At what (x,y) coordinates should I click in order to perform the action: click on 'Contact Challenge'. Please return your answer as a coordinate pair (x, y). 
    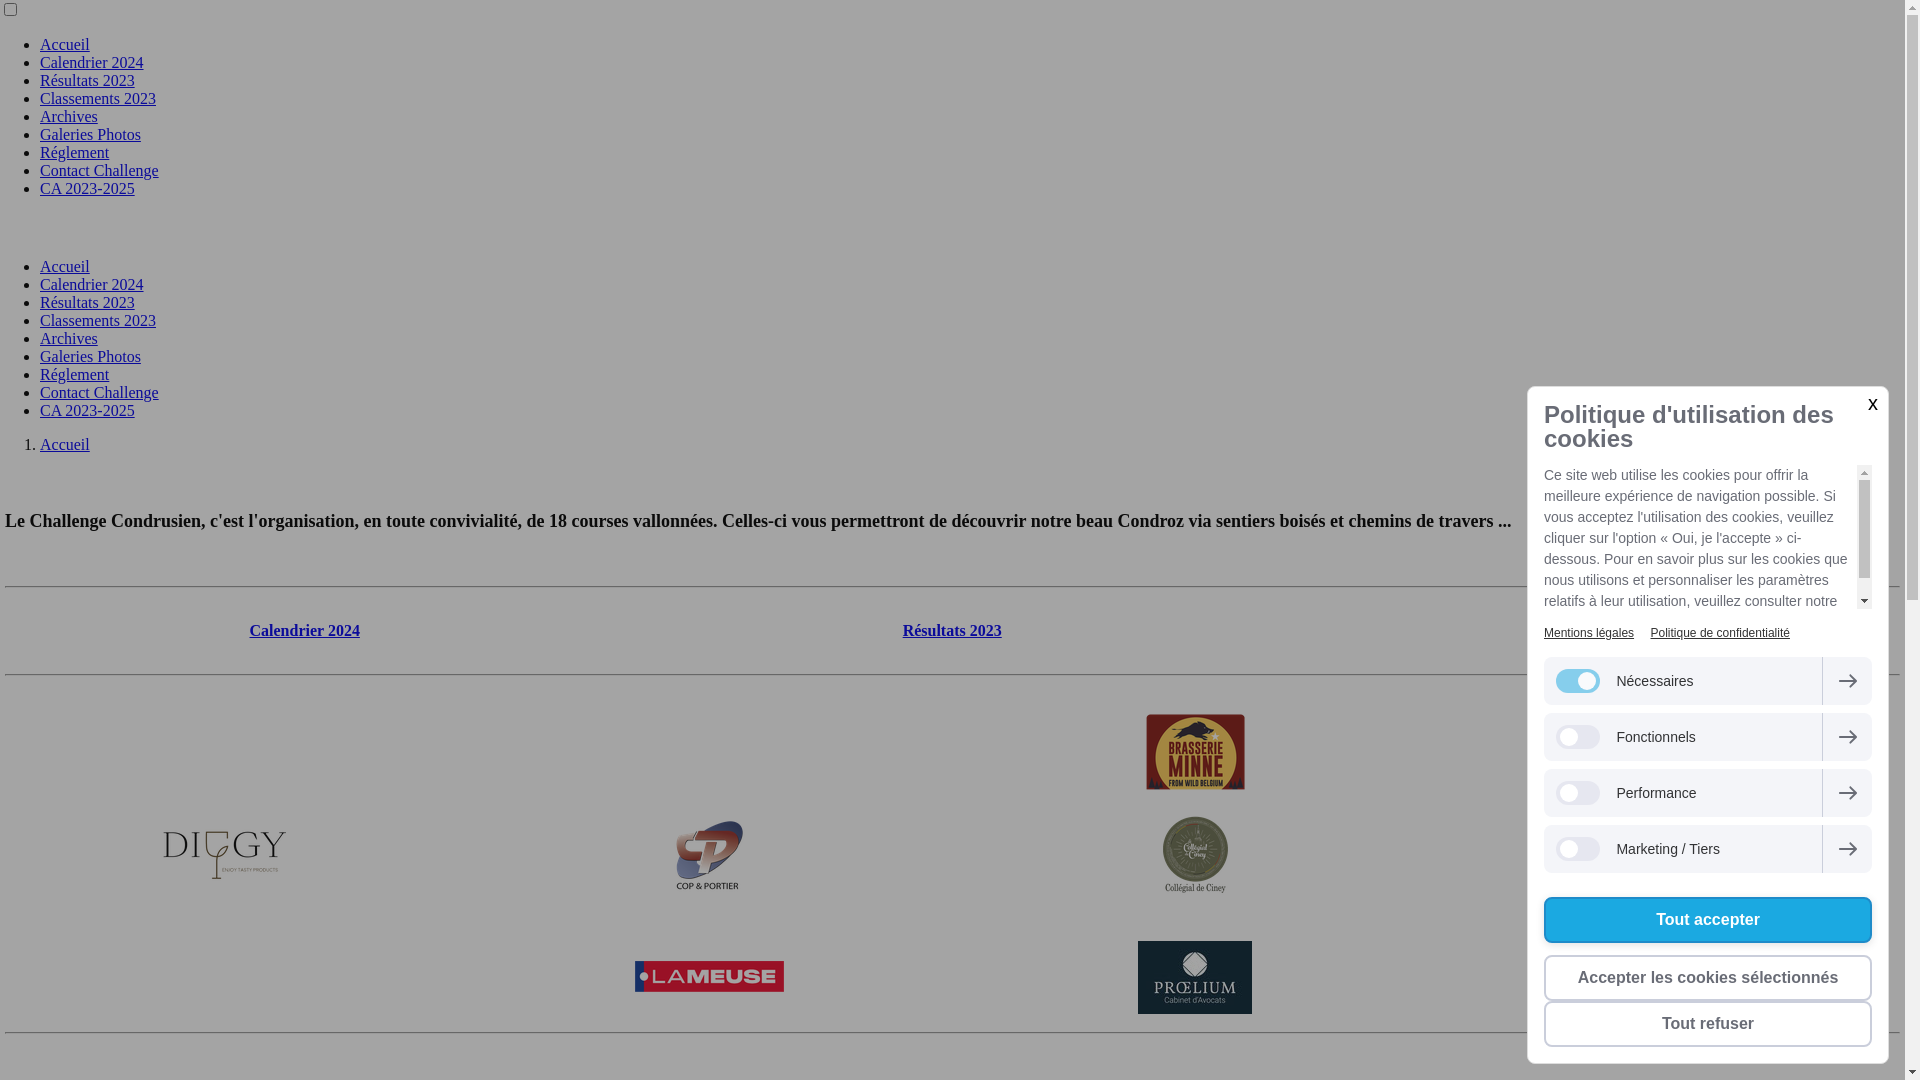
    Looking at the image, I should click on (98, 392).